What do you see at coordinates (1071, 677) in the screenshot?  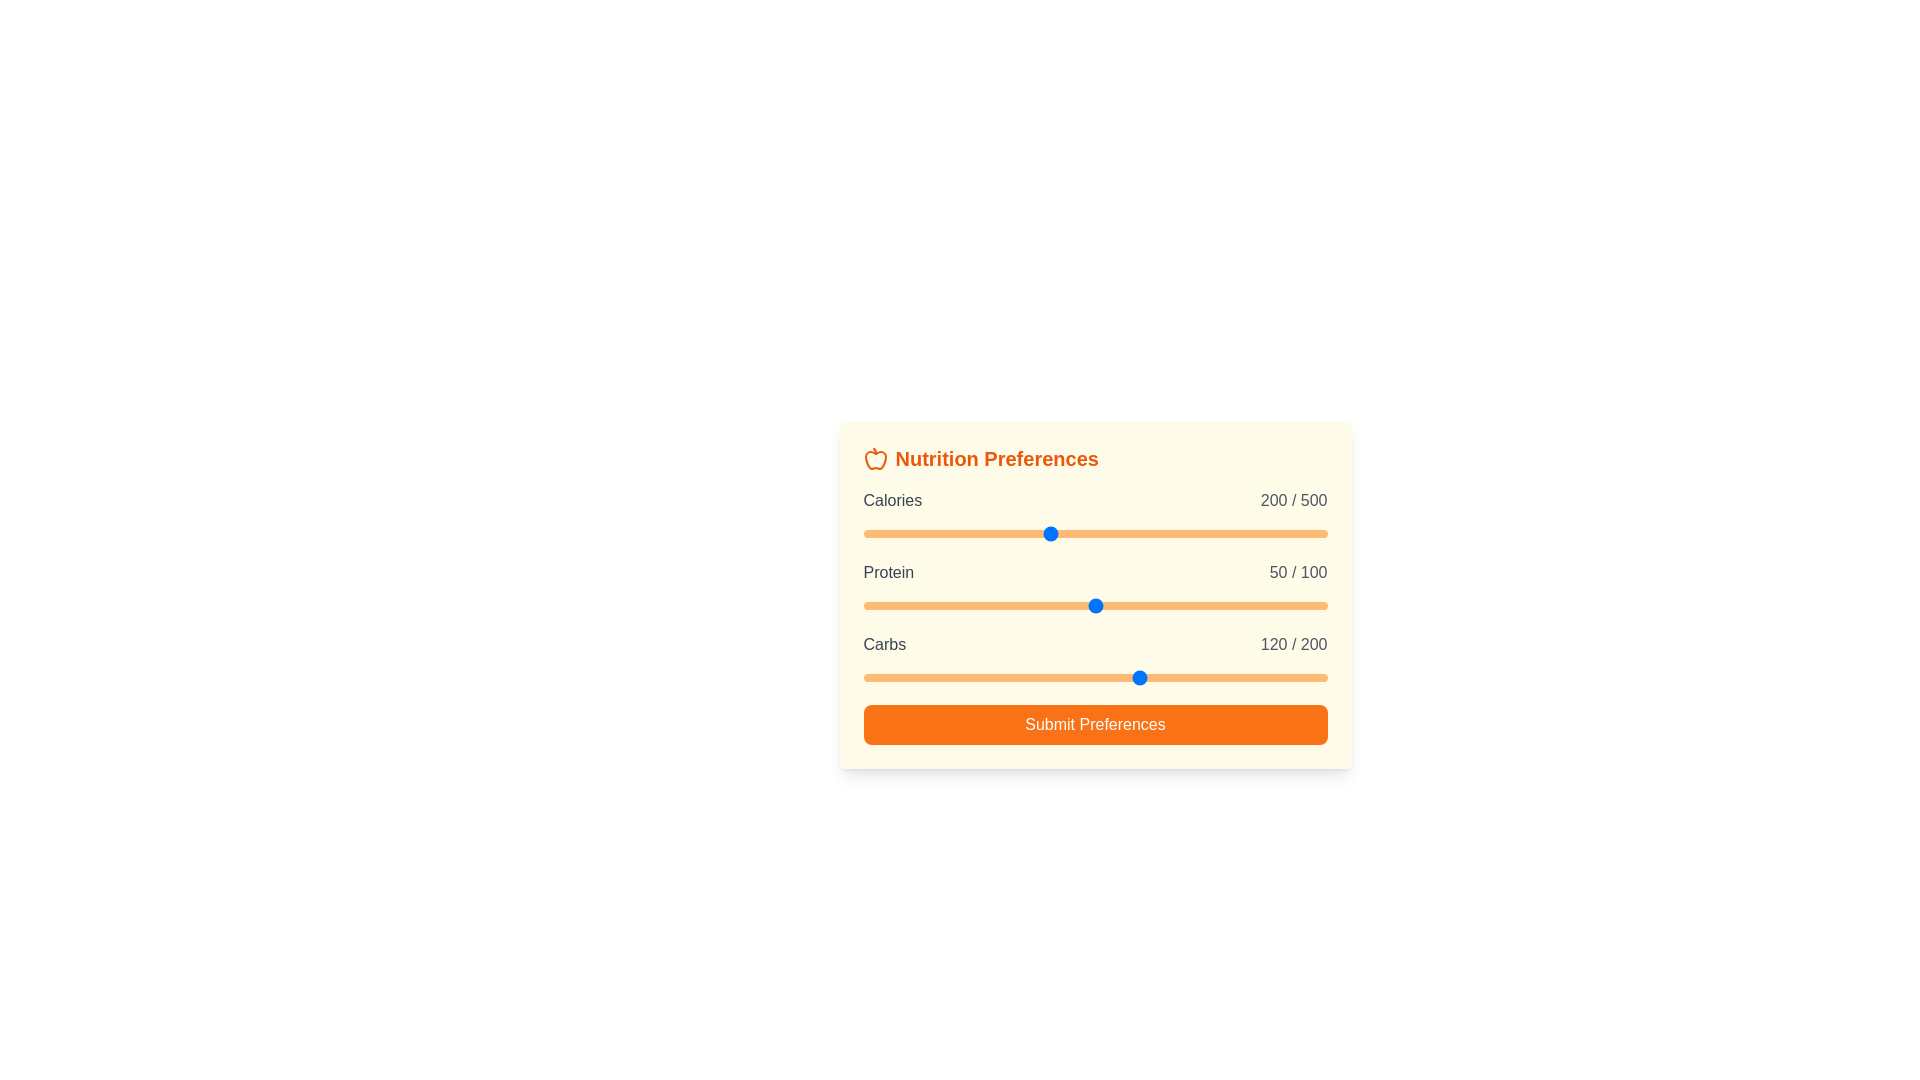 I see `the carbs value` at bounding box center [1071, 677].